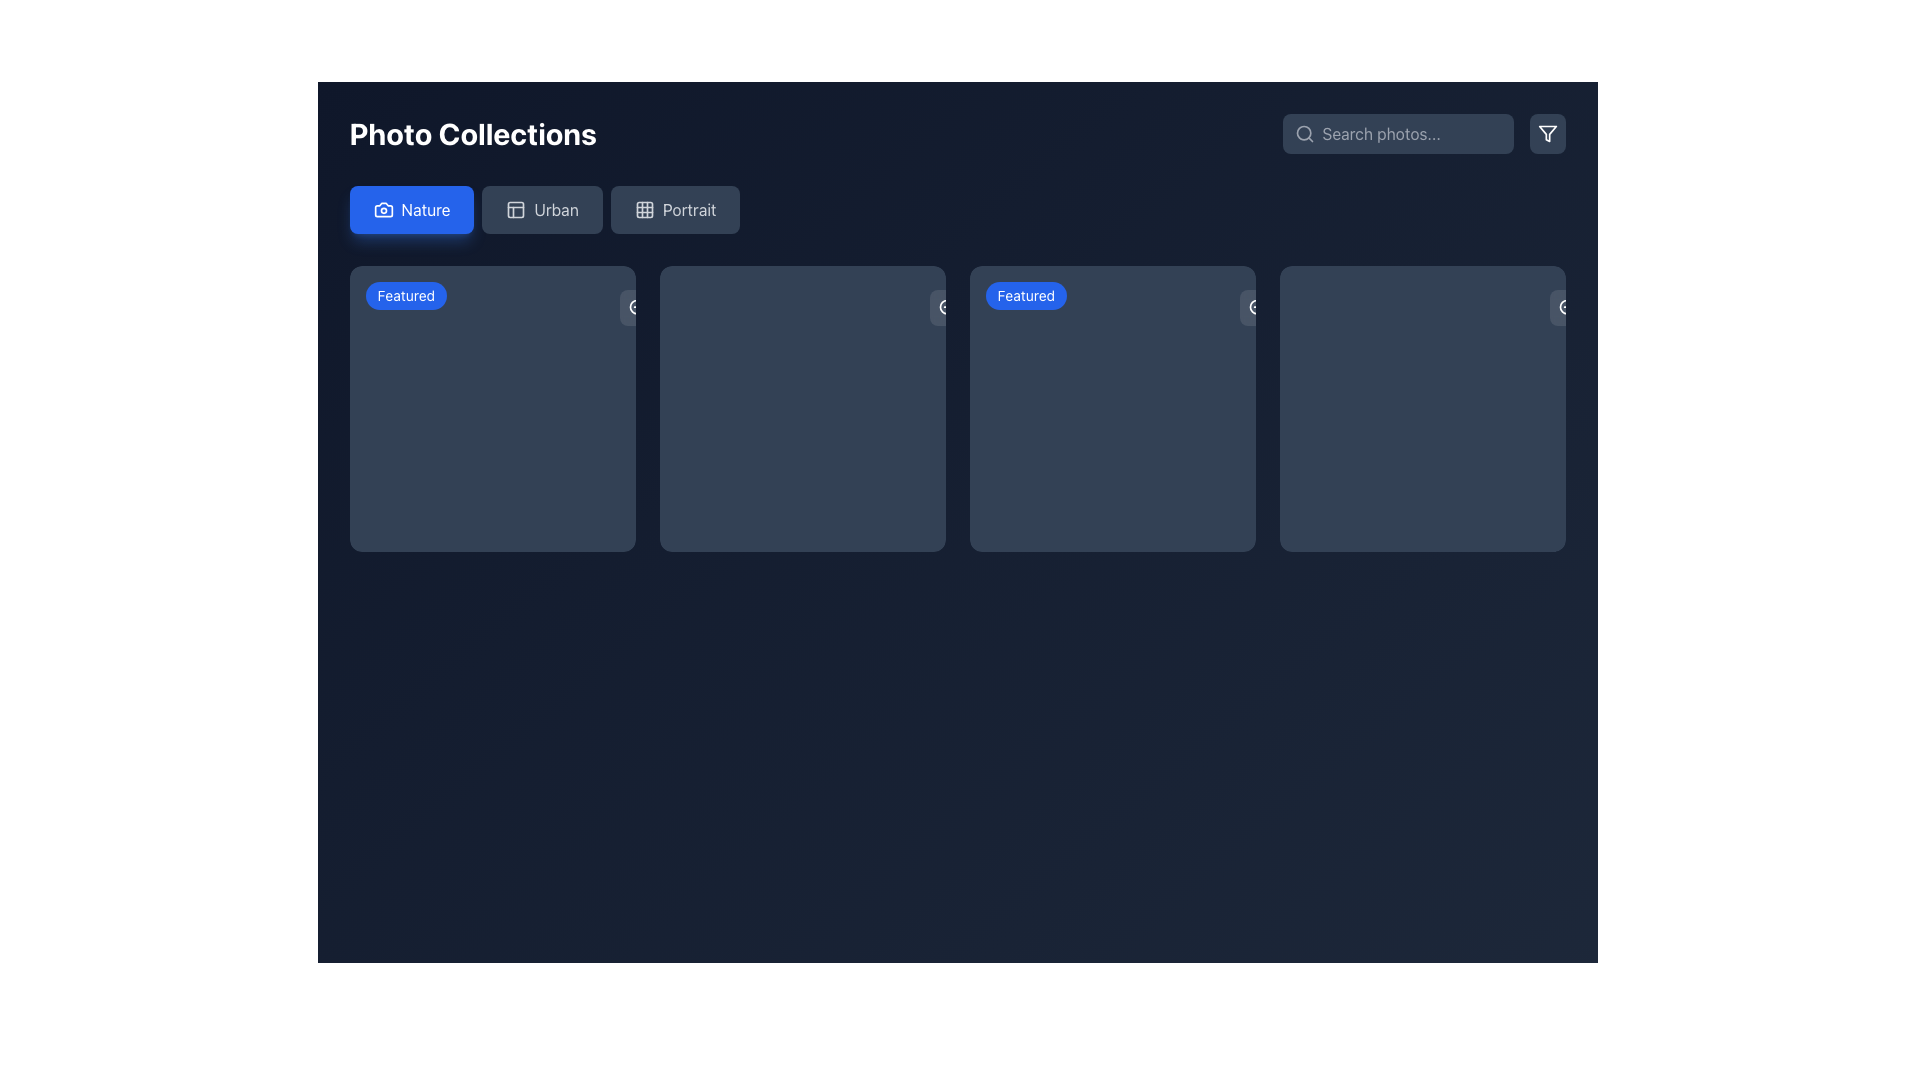 Image resolution: width=1920 pixels, height=1080 pixels. What do you see at coordinates (802, 407) in the screenshot?
I see `the second card in the grid layout` at bounding box center [802, 407].